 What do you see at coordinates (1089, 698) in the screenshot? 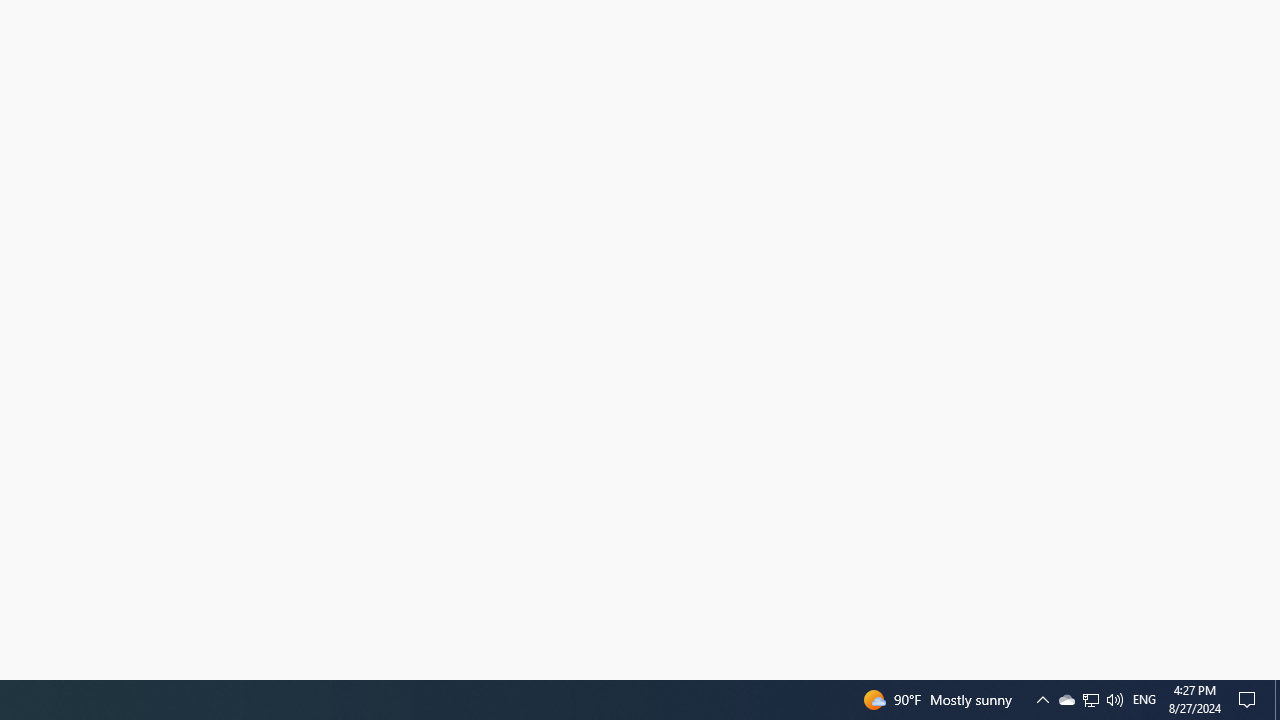
I see `'Notification Chevron'` at bounding box center [1089, 698].